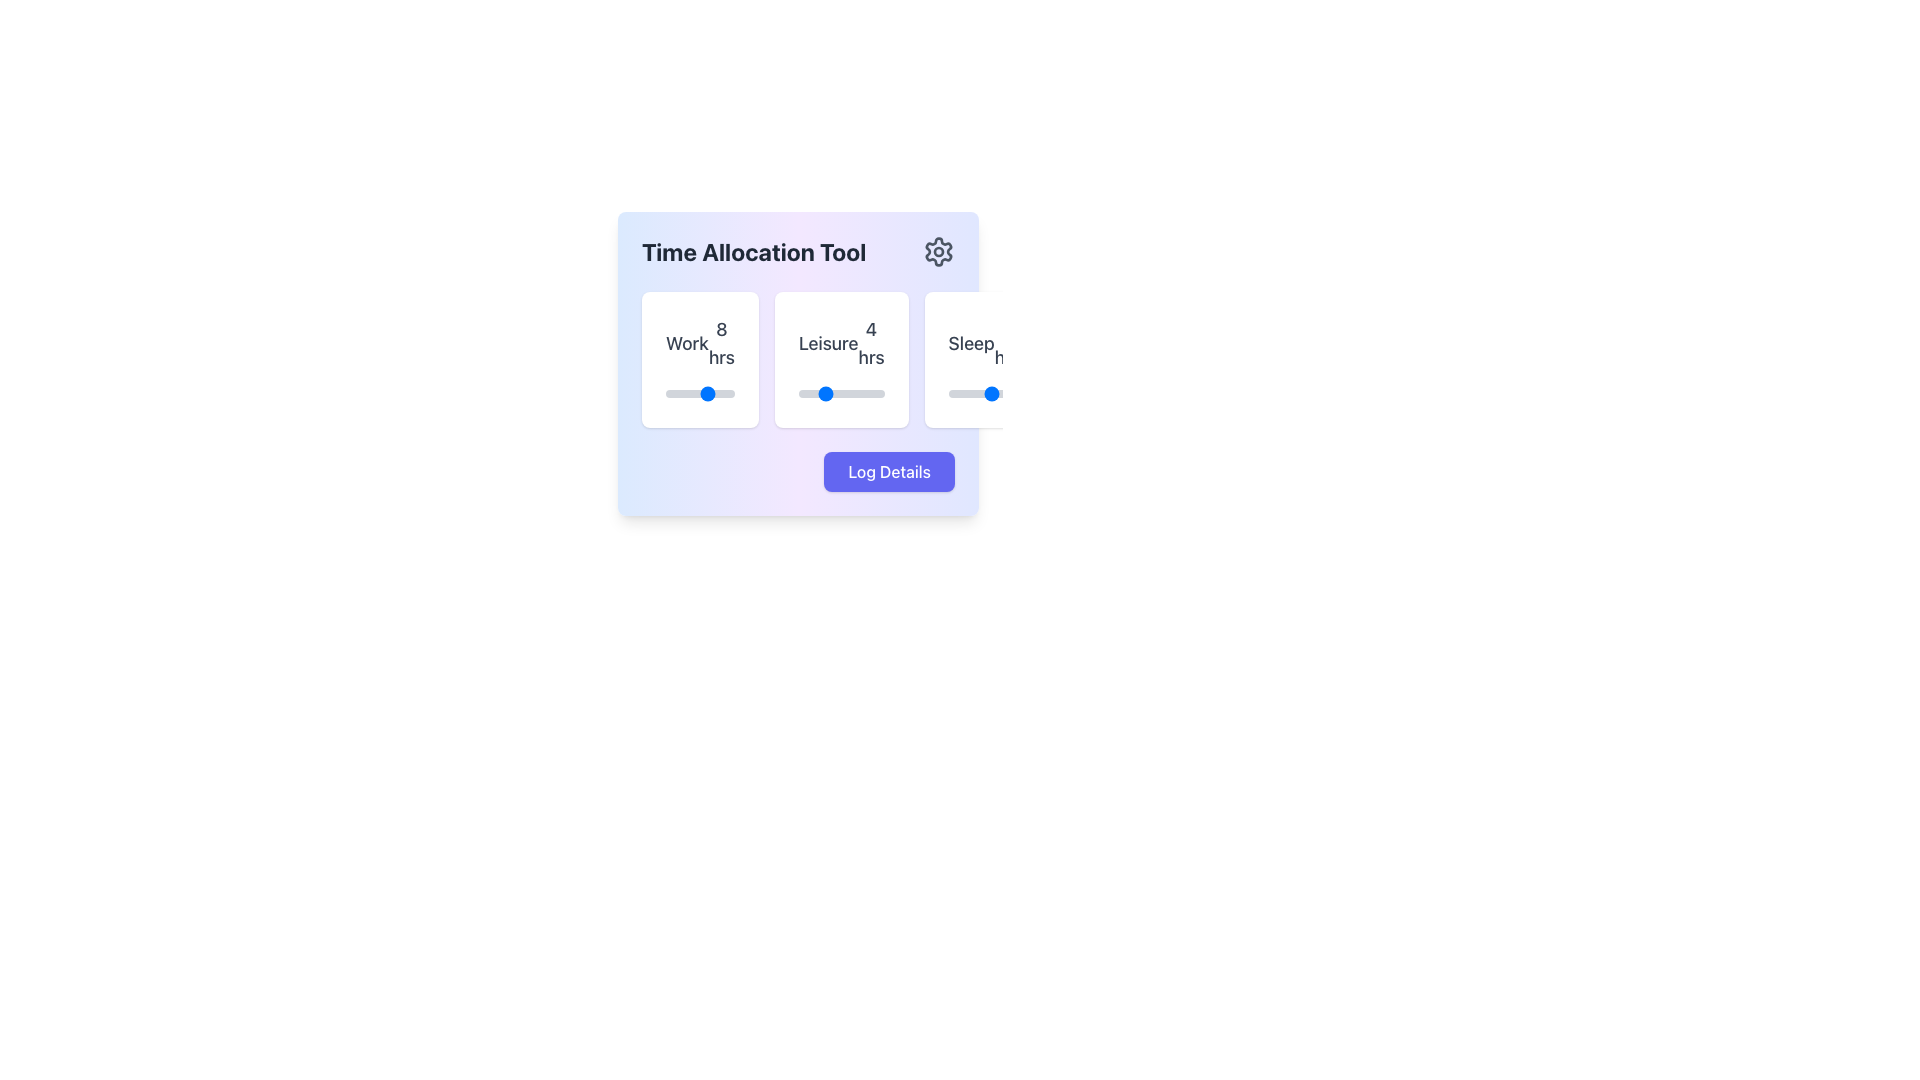  What do you see at coordinates (871, 342) in the screenshot?
I see `the text label displaying '4 hrs', which is positioned below the 'Leisure' text in the middle card of a three-card layout` at bounding box center [871, 342].